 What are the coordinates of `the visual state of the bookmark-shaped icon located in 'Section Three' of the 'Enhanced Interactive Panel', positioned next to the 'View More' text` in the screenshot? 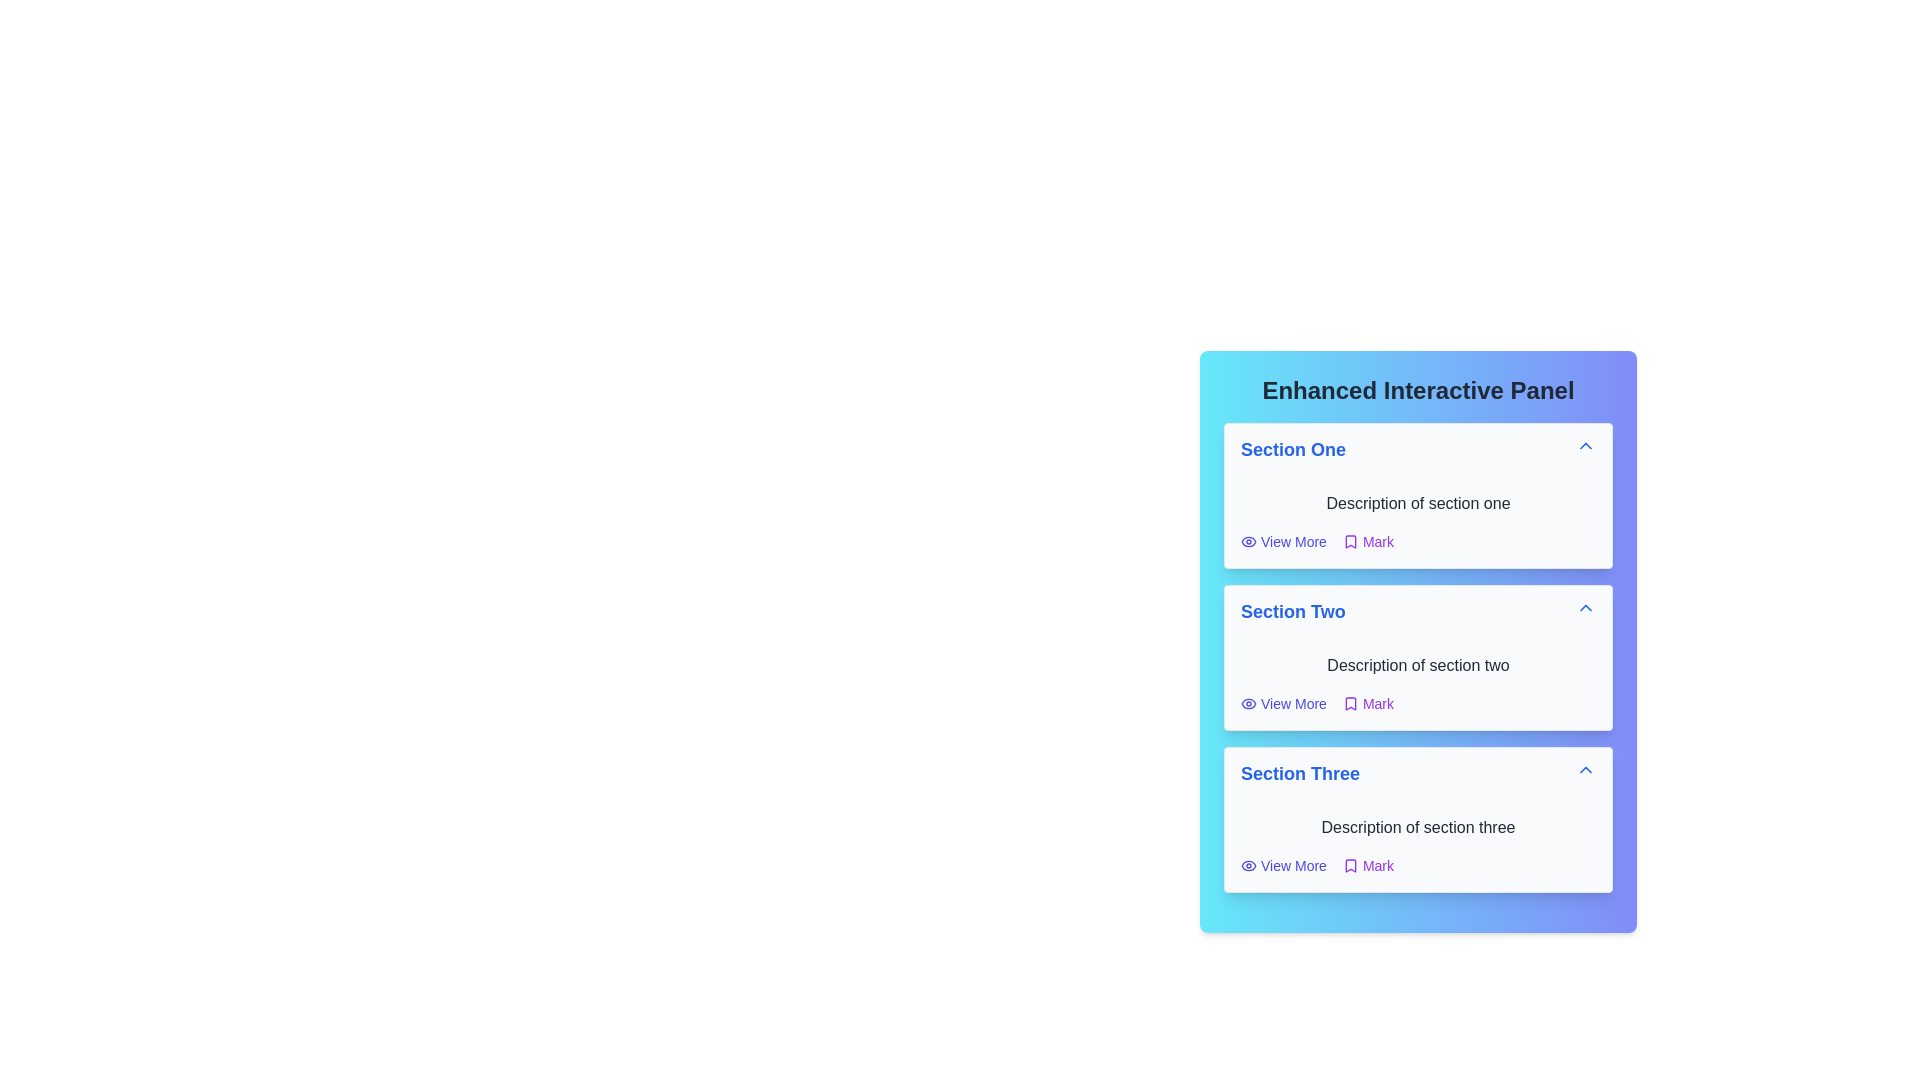 It's located at (1350, 865).